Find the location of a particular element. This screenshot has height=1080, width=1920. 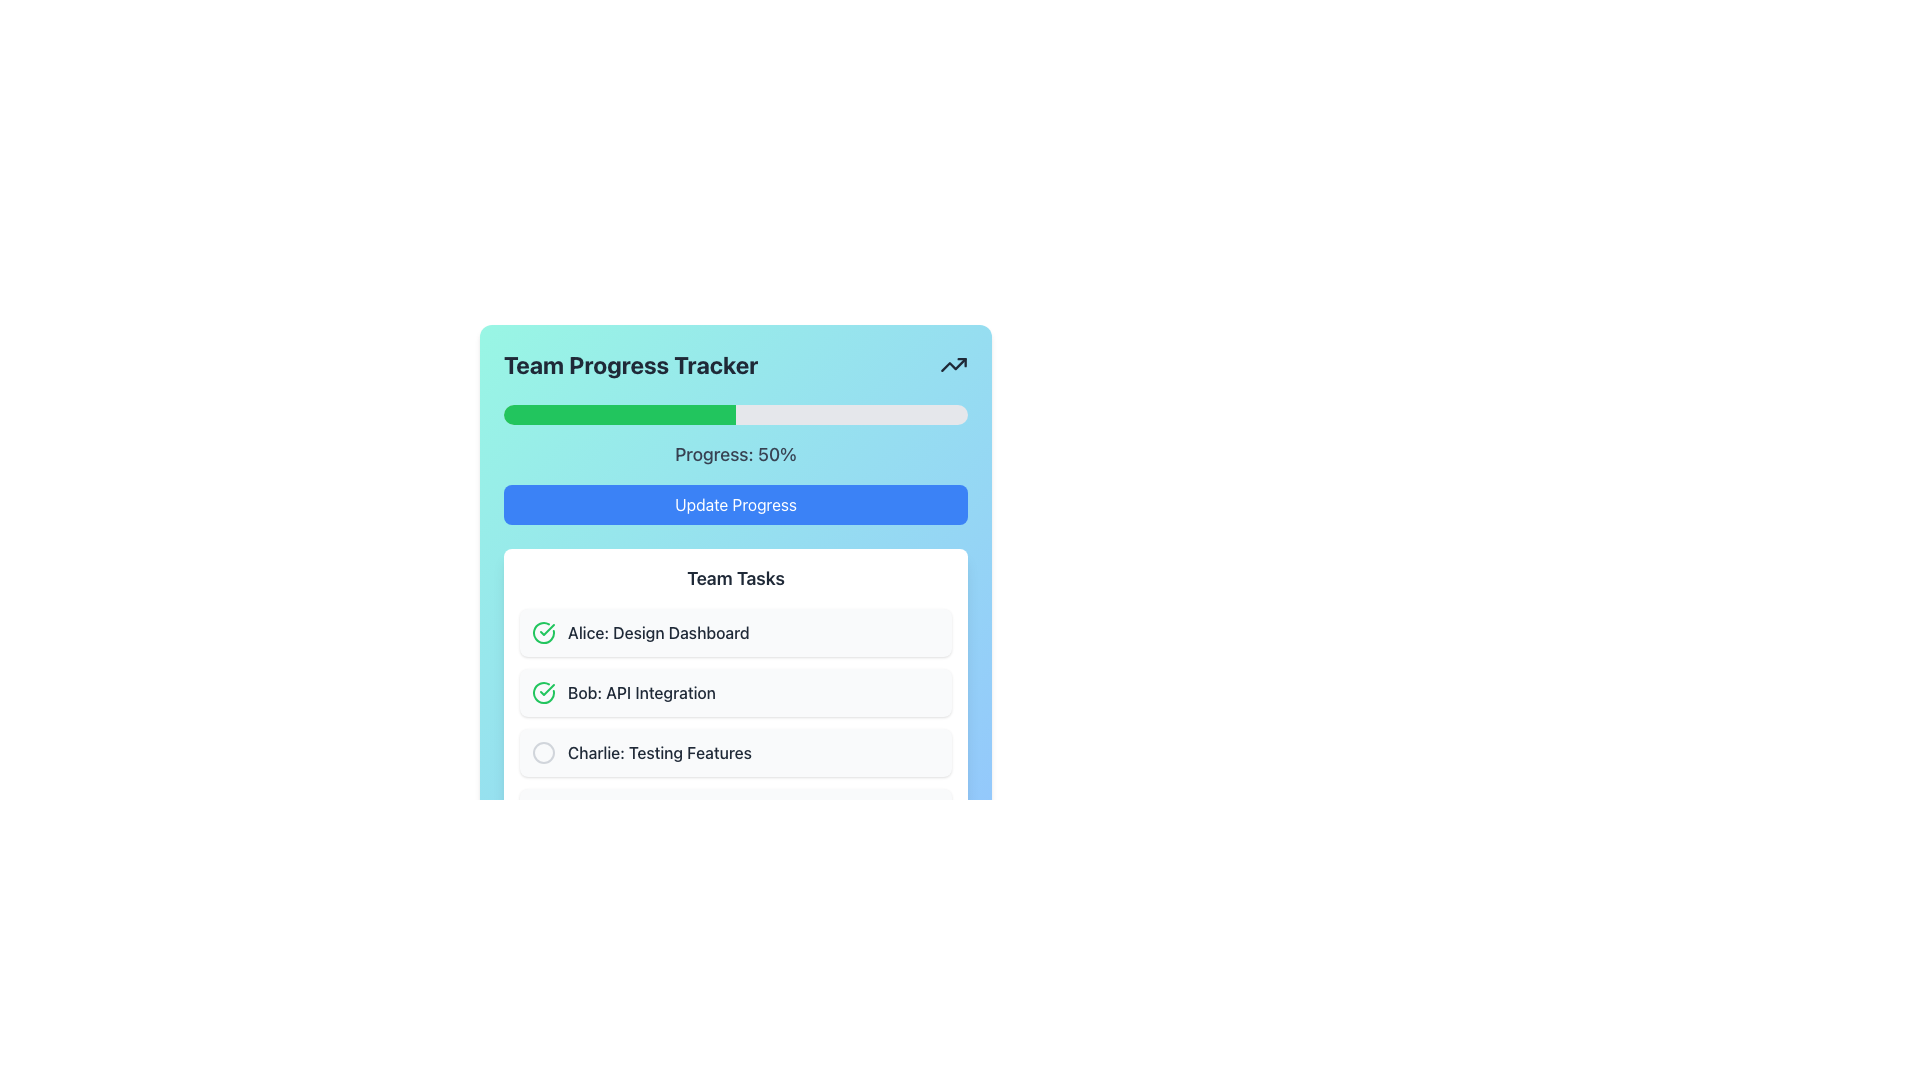

the text label displaying 'Team Tasks' which is styled in bold and located above the list of task entries under the header 'Update Progress' is located at coordinates (734, 578).